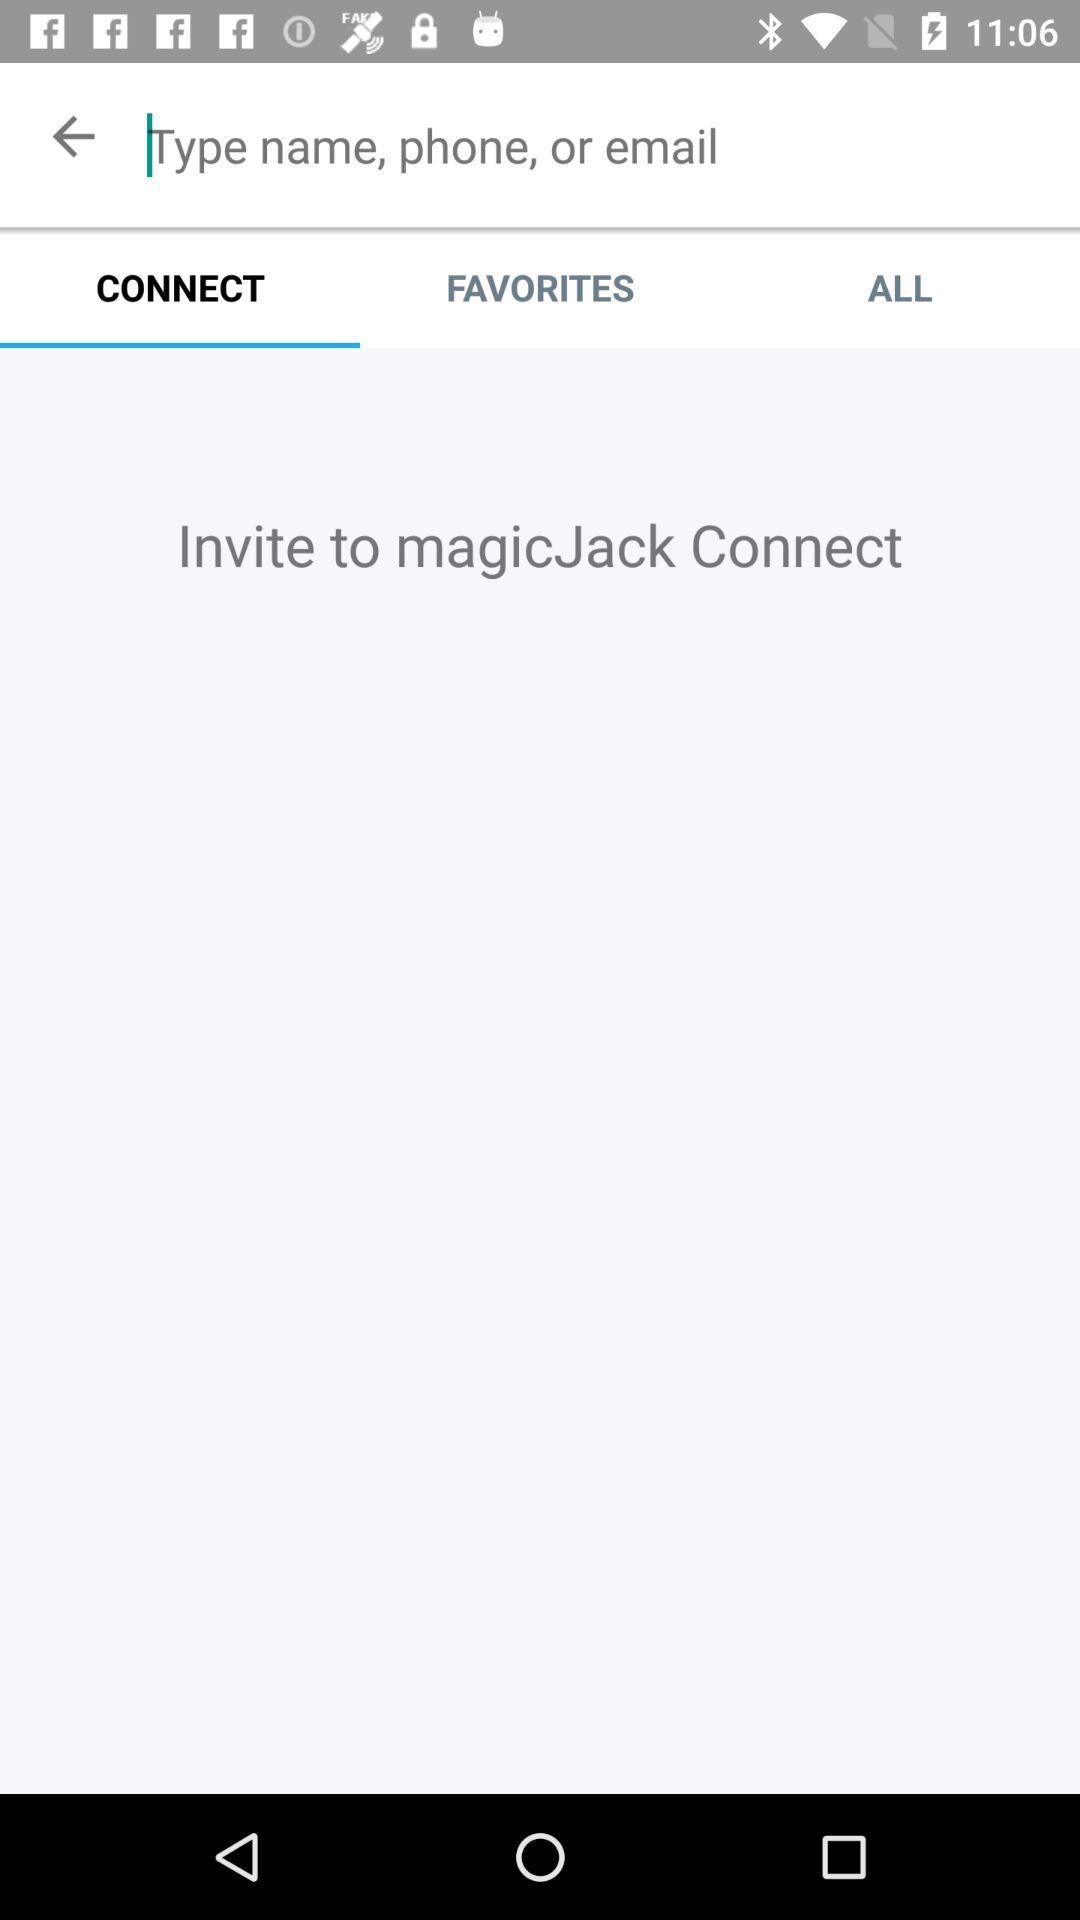 The image size is (1080, 1920). What do you see at coordinates (898, 286) in the screenshot?
I see `all` at bounding box center [898, 286].